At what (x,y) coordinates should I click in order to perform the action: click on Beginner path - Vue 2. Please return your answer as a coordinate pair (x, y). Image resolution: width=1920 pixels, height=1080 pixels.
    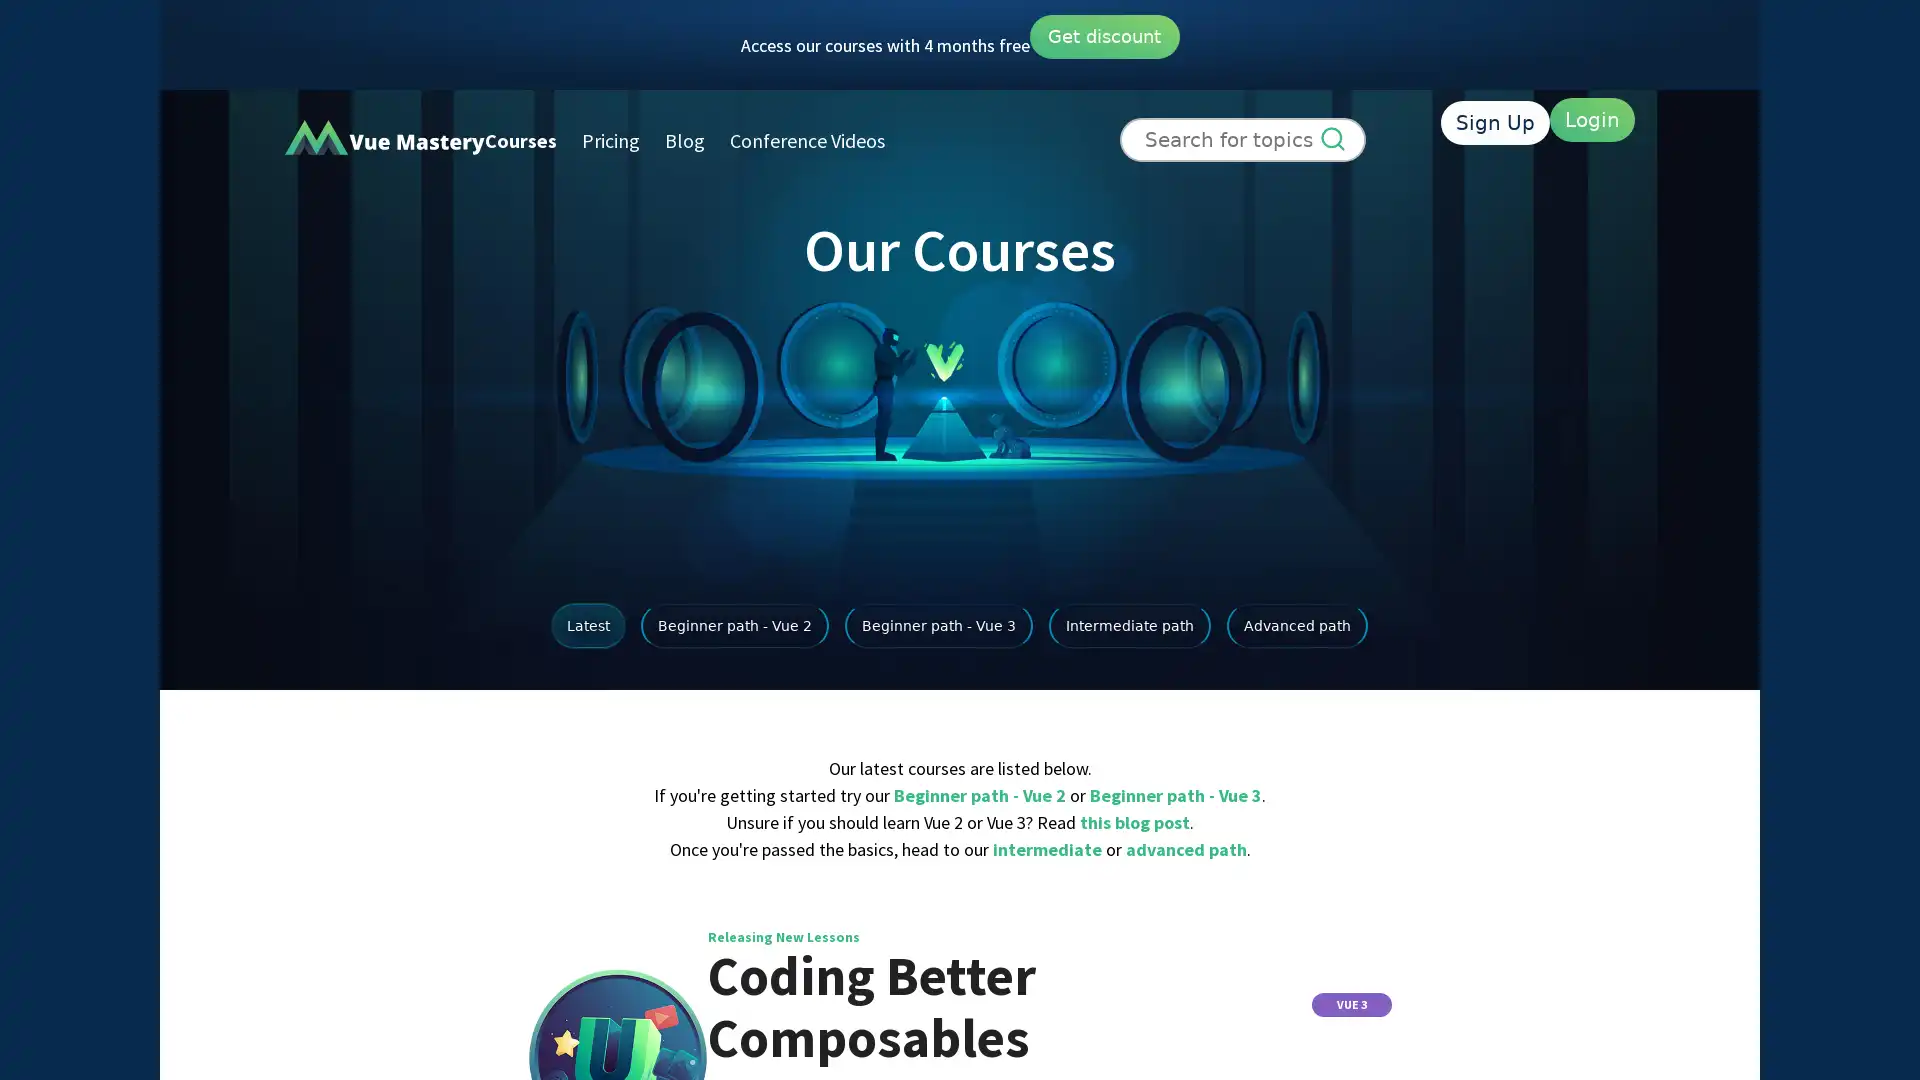
    Looking at the image, I should click on (661, 624).